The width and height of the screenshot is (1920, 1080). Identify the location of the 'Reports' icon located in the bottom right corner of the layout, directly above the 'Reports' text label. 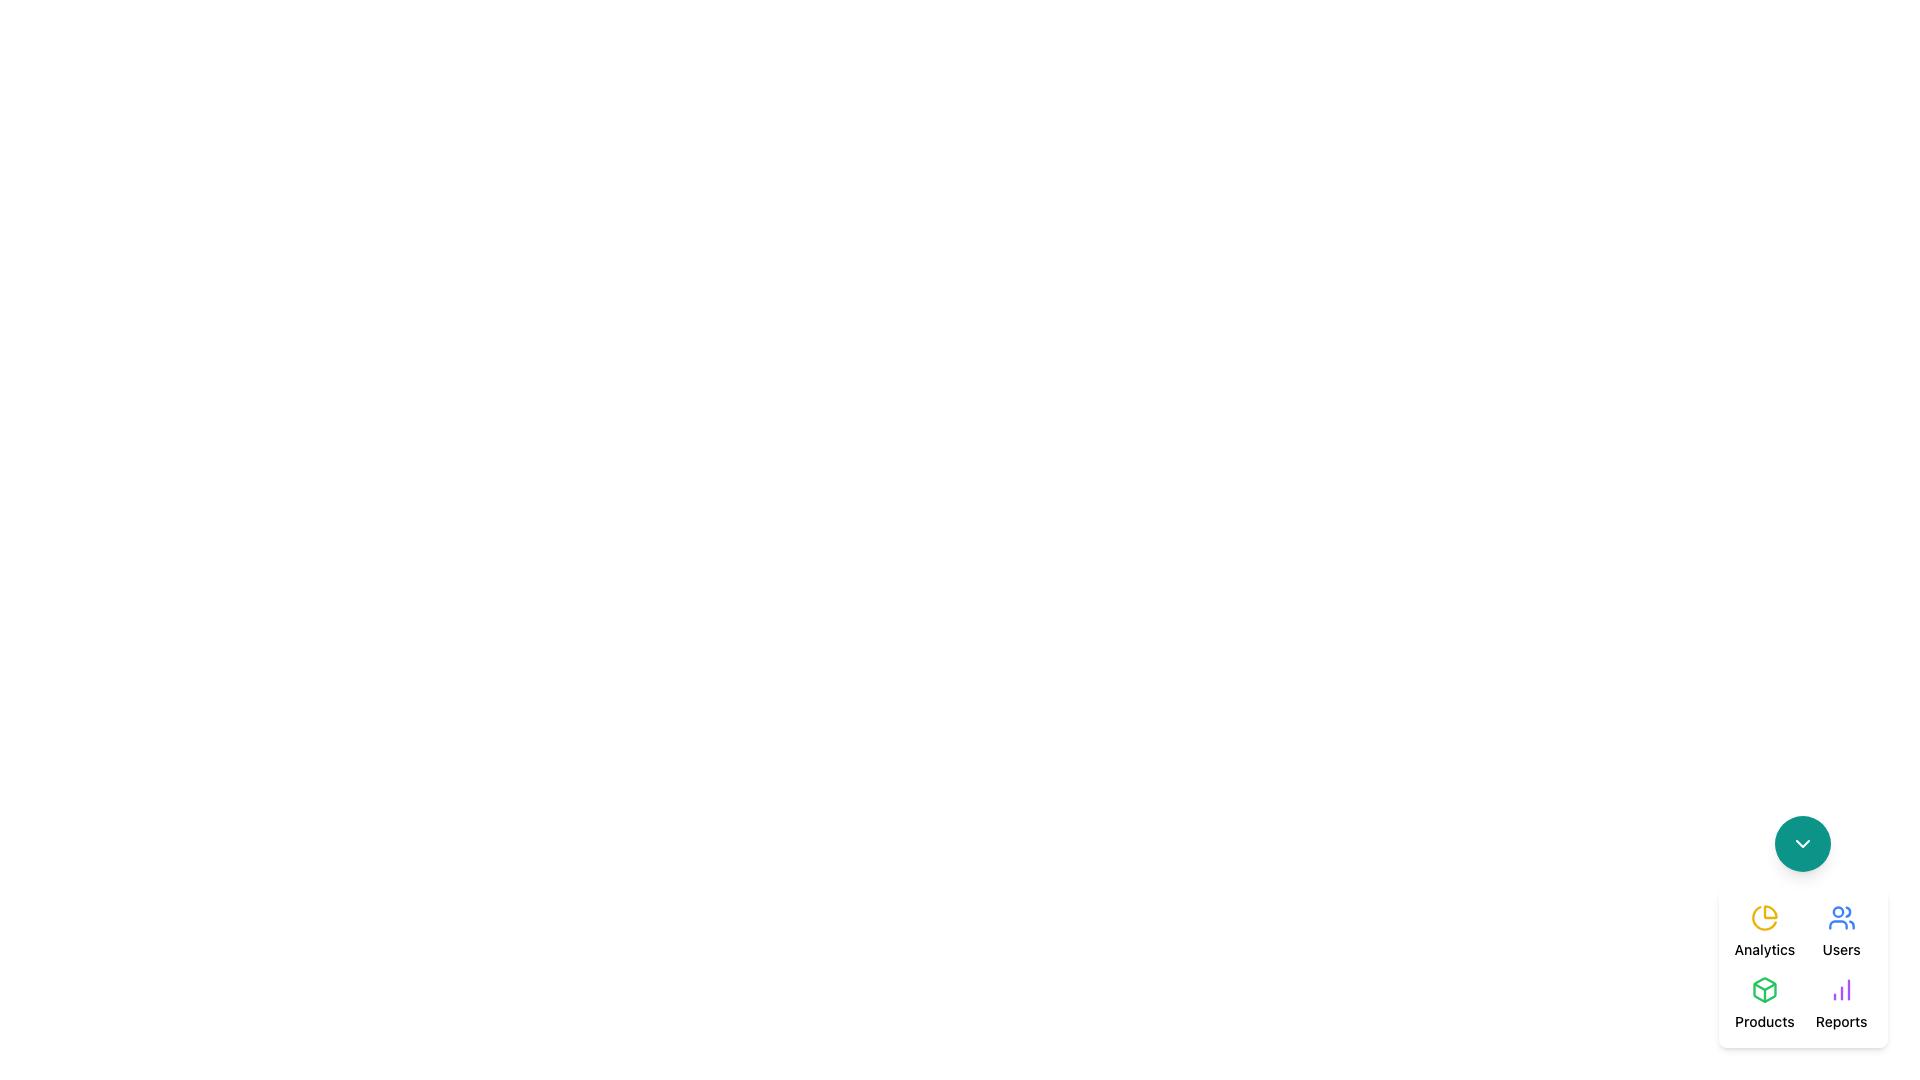
(1840, 990).